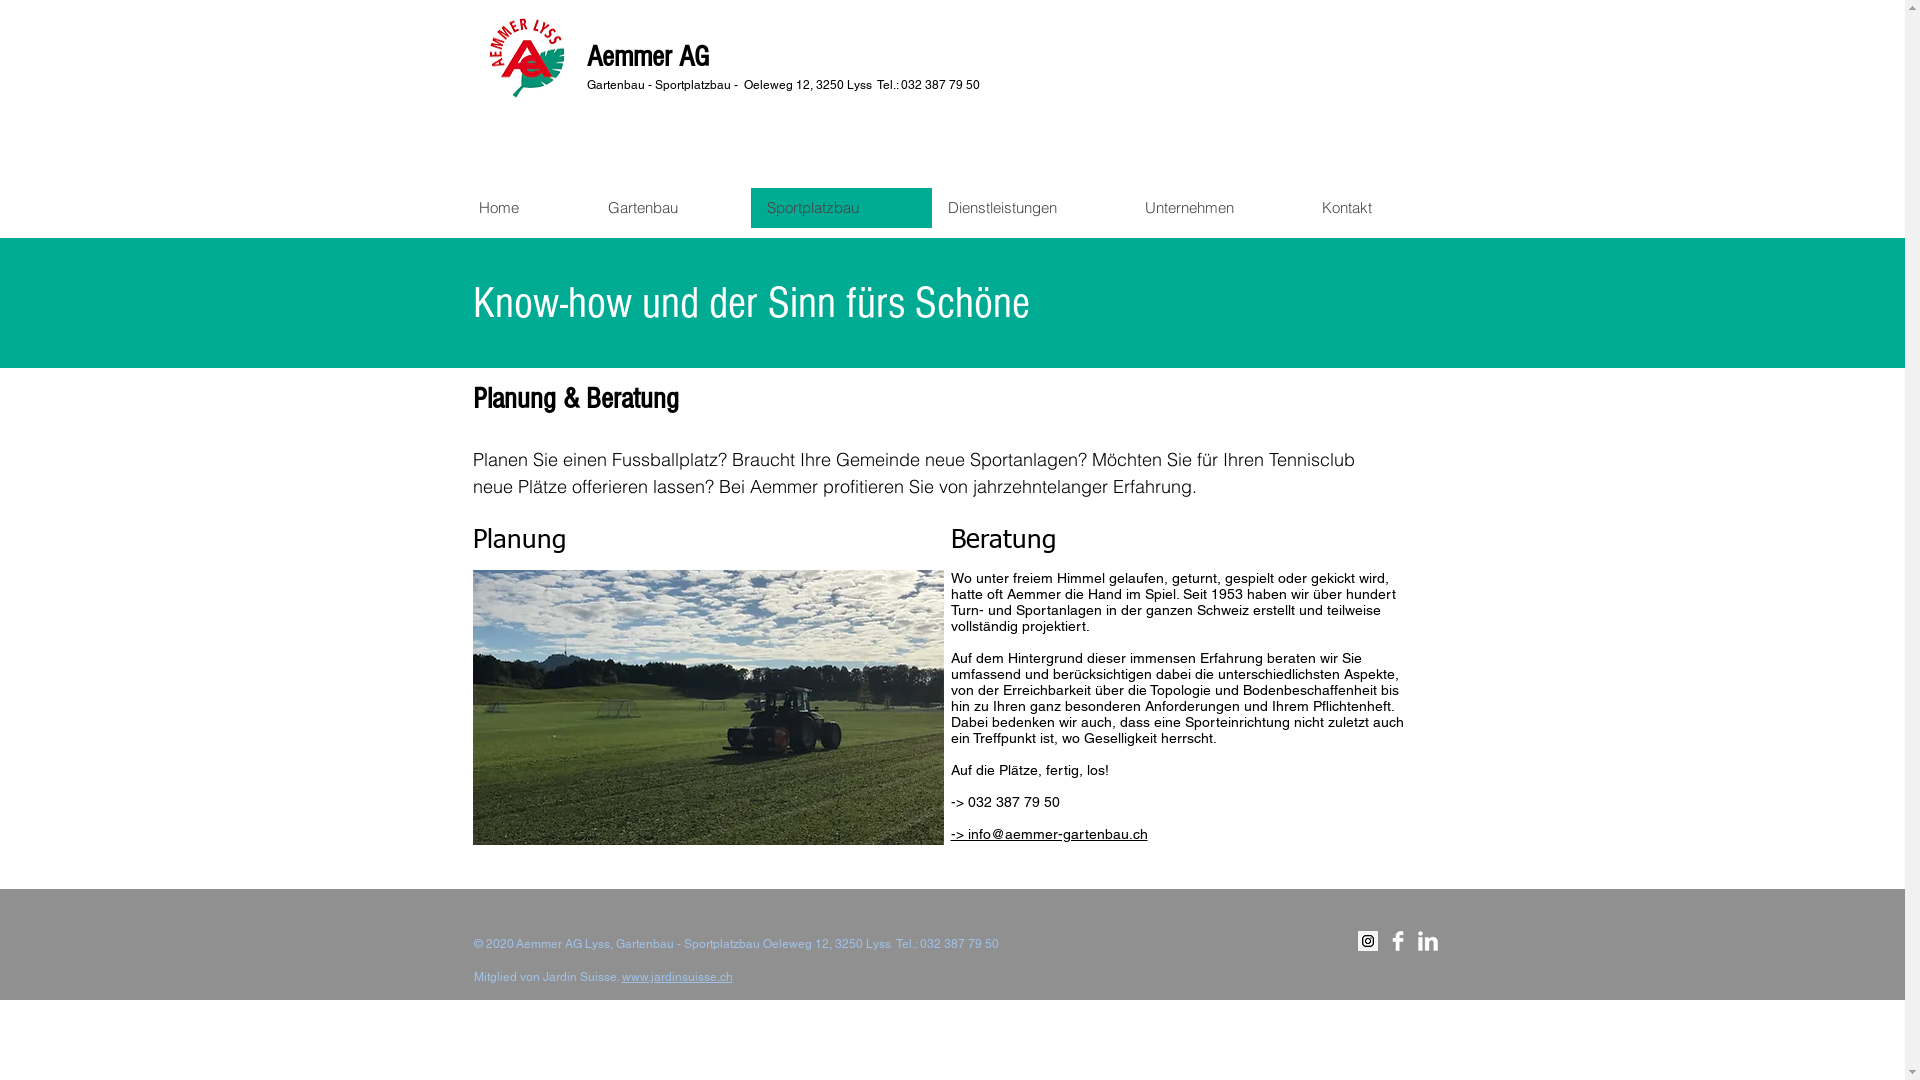 This screenshot has height=1080, width=1920. Describe the element at coordinates (528, 208) in the screenshot. I see `'Home'` at that location.